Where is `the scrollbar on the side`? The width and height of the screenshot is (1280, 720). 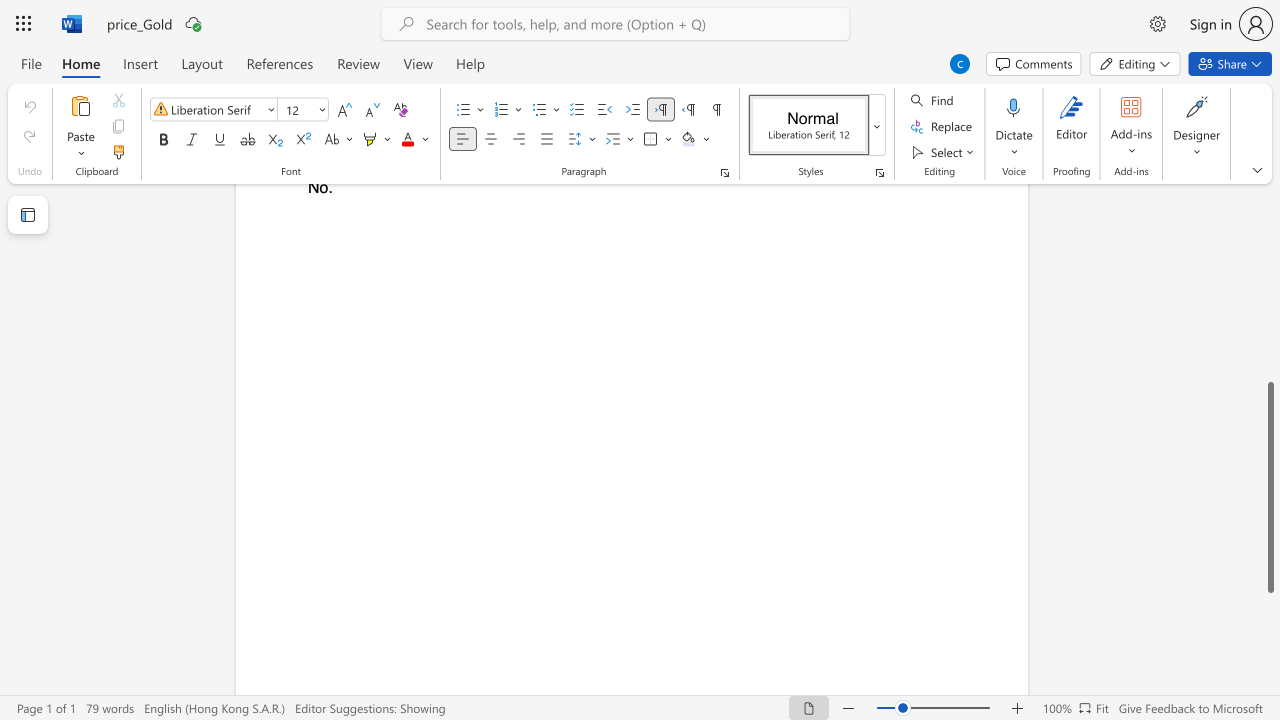
the scrollbar on the side is located at coordinates (1269, 258).